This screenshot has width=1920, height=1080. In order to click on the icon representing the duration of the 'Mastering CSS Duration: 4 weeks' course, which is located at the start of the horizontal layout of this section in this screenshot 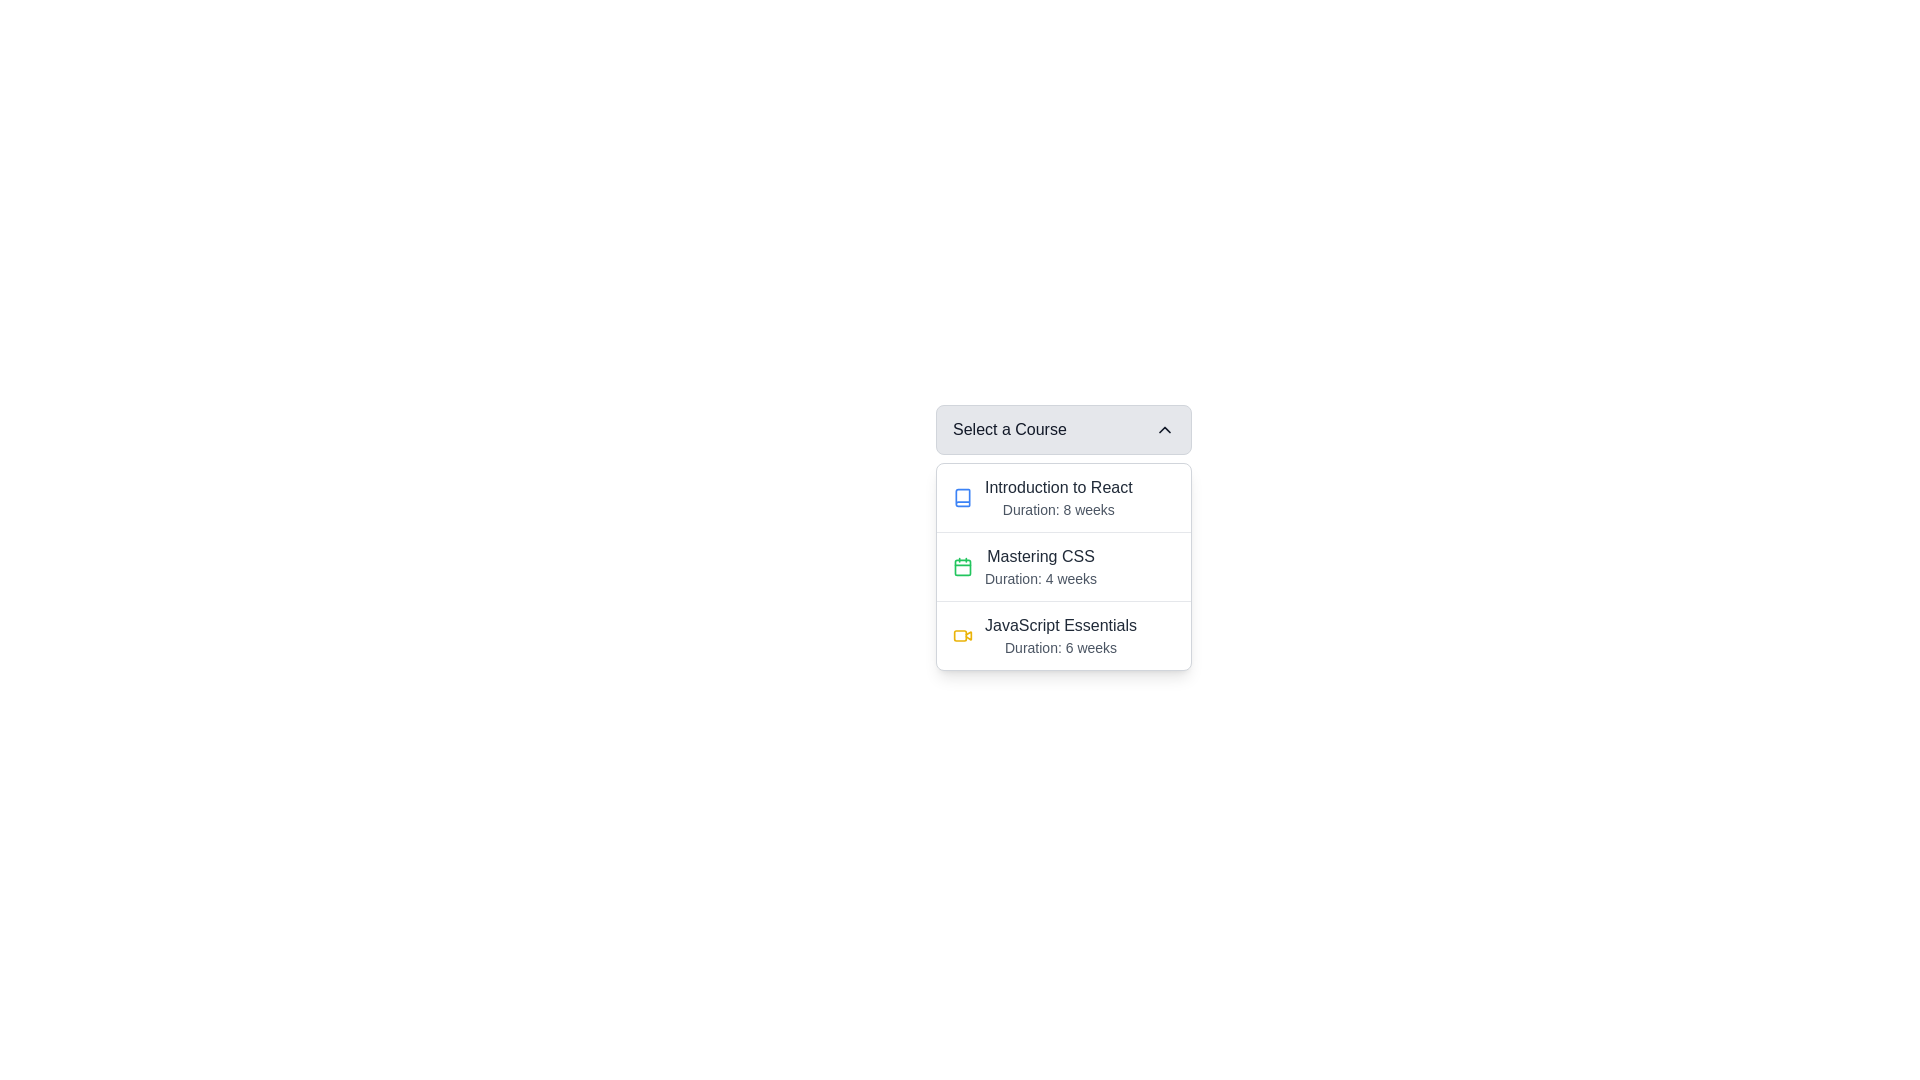, I will do `click(963, 567)`.